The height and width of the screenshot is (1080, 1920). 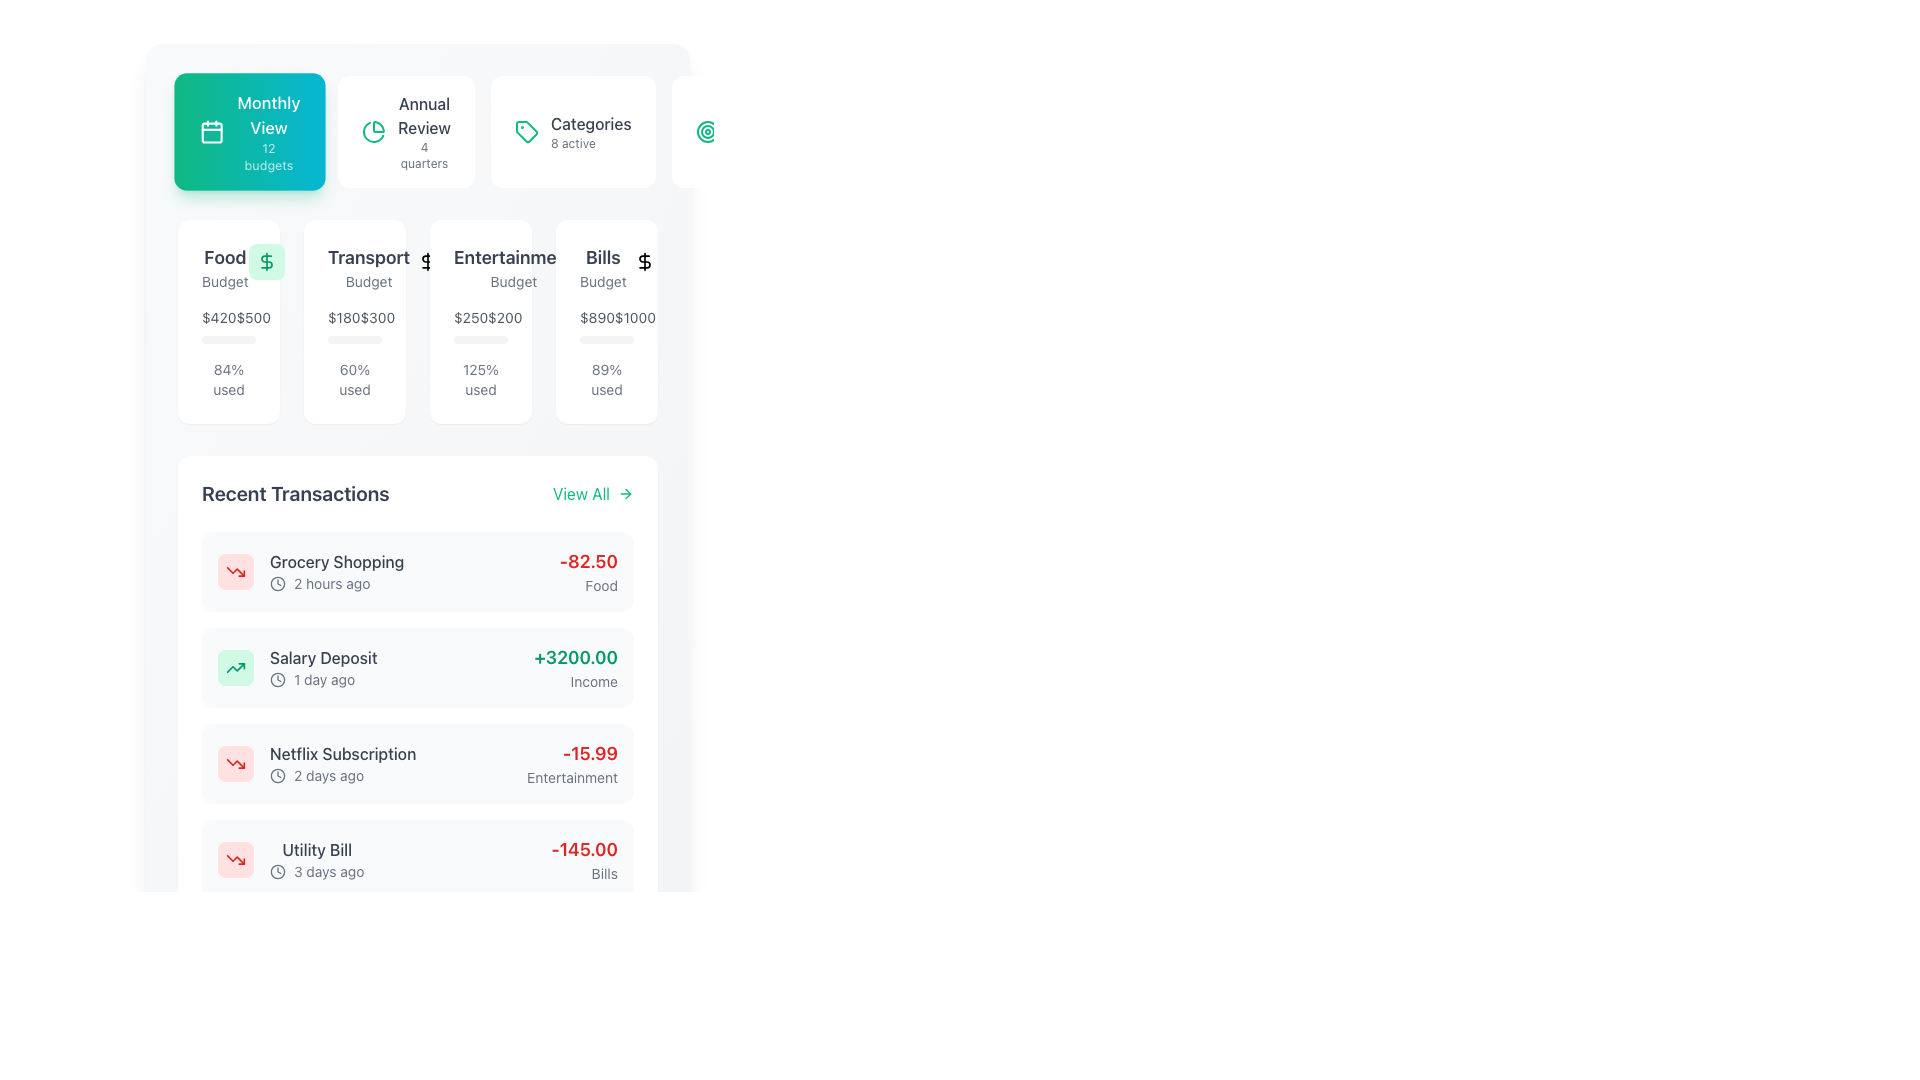 I want to click on the top-right curved segment of the pie chart icon, which visually represents a part of a data visualization feature, so click(x=379, y=127).